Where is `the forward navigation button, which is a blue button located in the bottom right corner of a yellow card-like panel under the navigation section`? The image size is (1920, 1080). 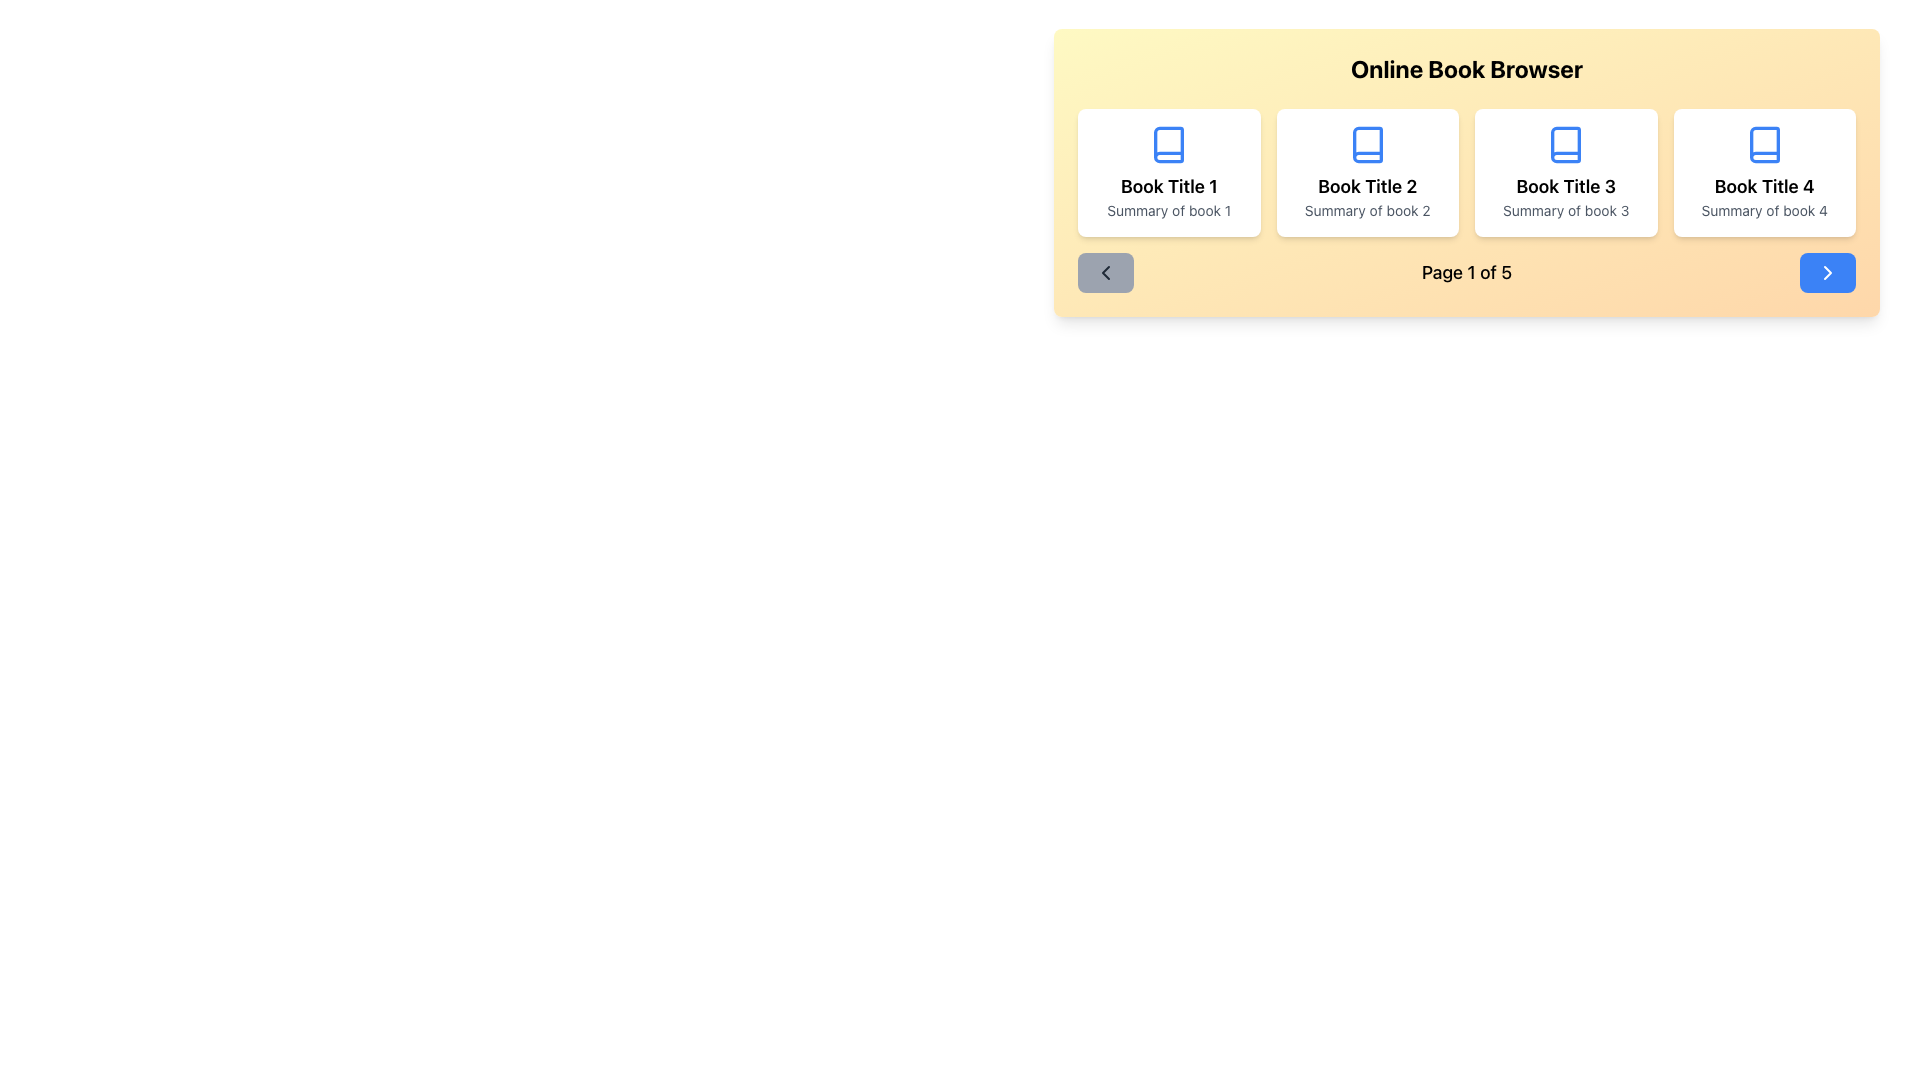 the forward navigation button, which is a blue button located in the bottom right corner of a yellow card-like panel under the navigation section is located at coordinates (1828, 273).